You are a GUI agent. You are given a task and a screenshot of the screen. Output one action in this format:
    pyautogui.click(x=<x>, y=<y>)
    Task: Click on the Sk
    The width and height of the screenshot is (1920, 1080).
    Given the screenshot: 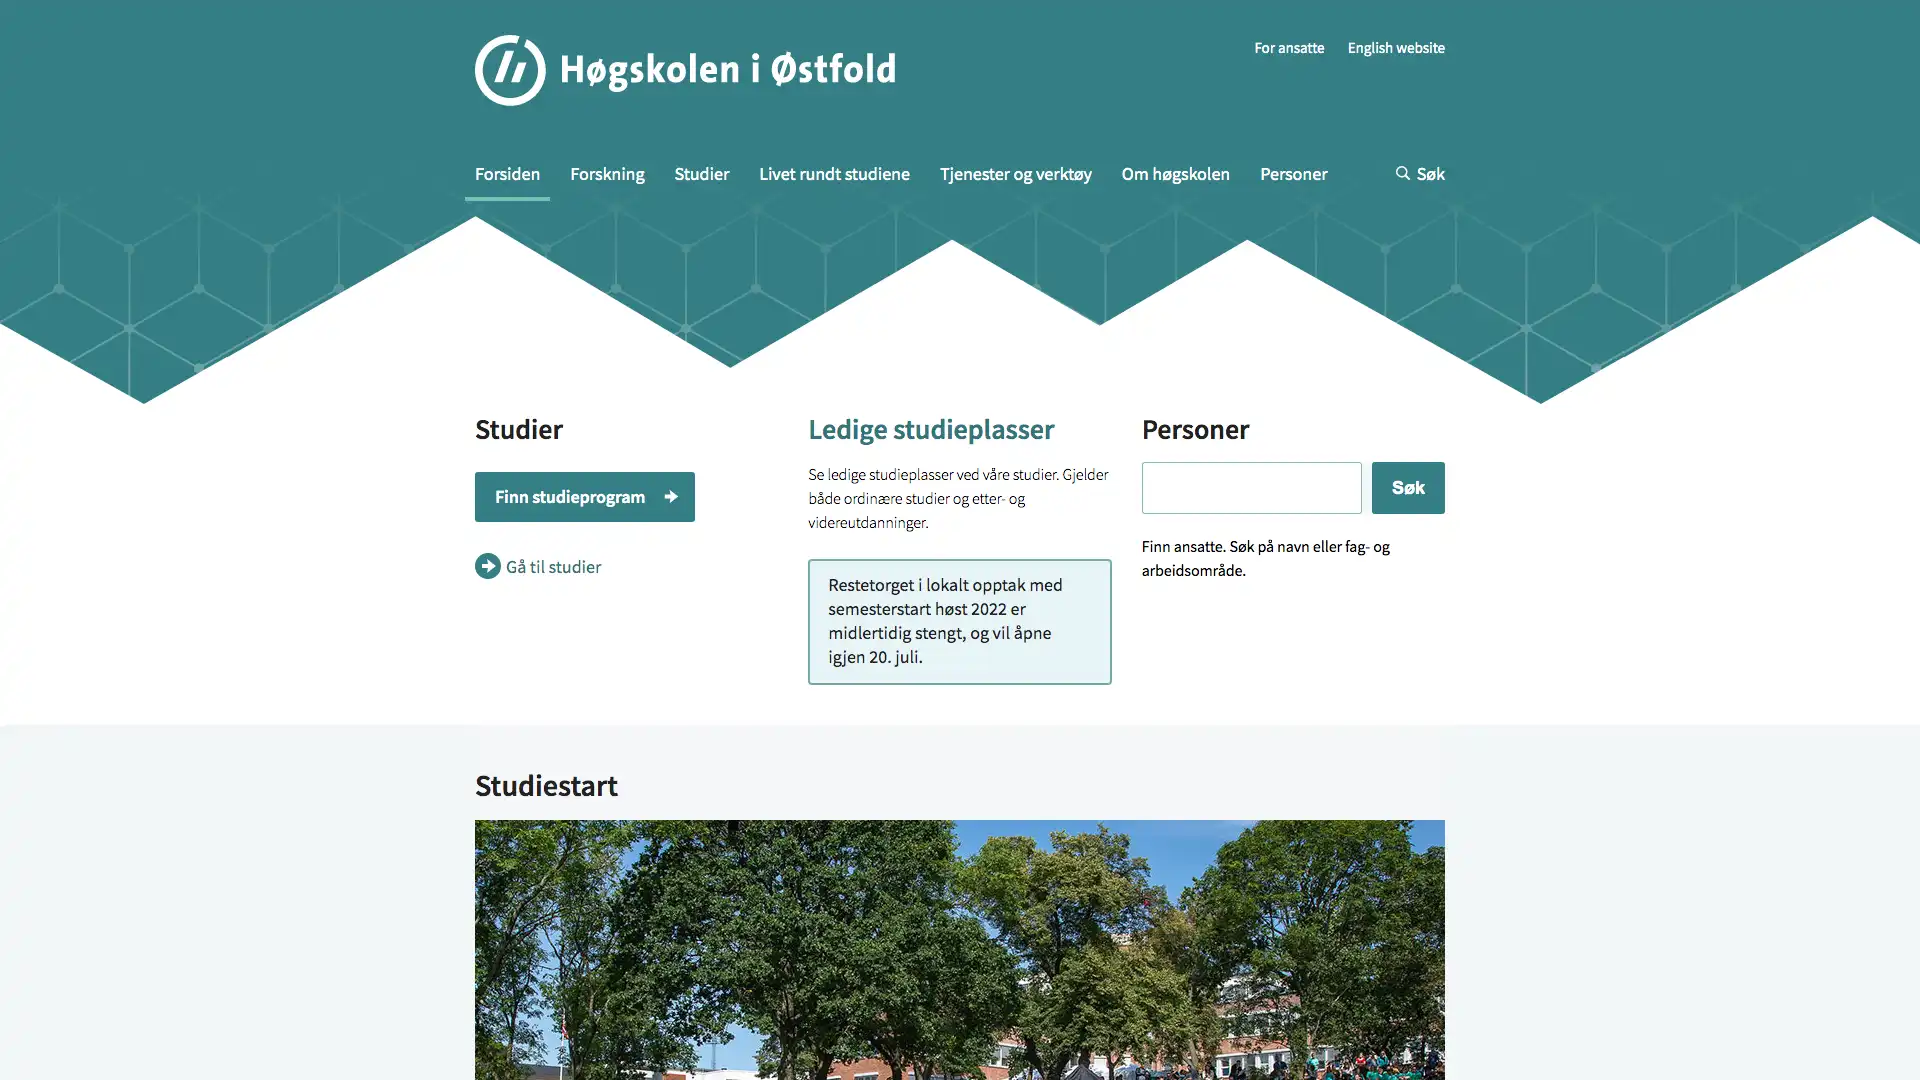 What is the action you would take?
    pyautogui.click(x=1214, y=200)
    